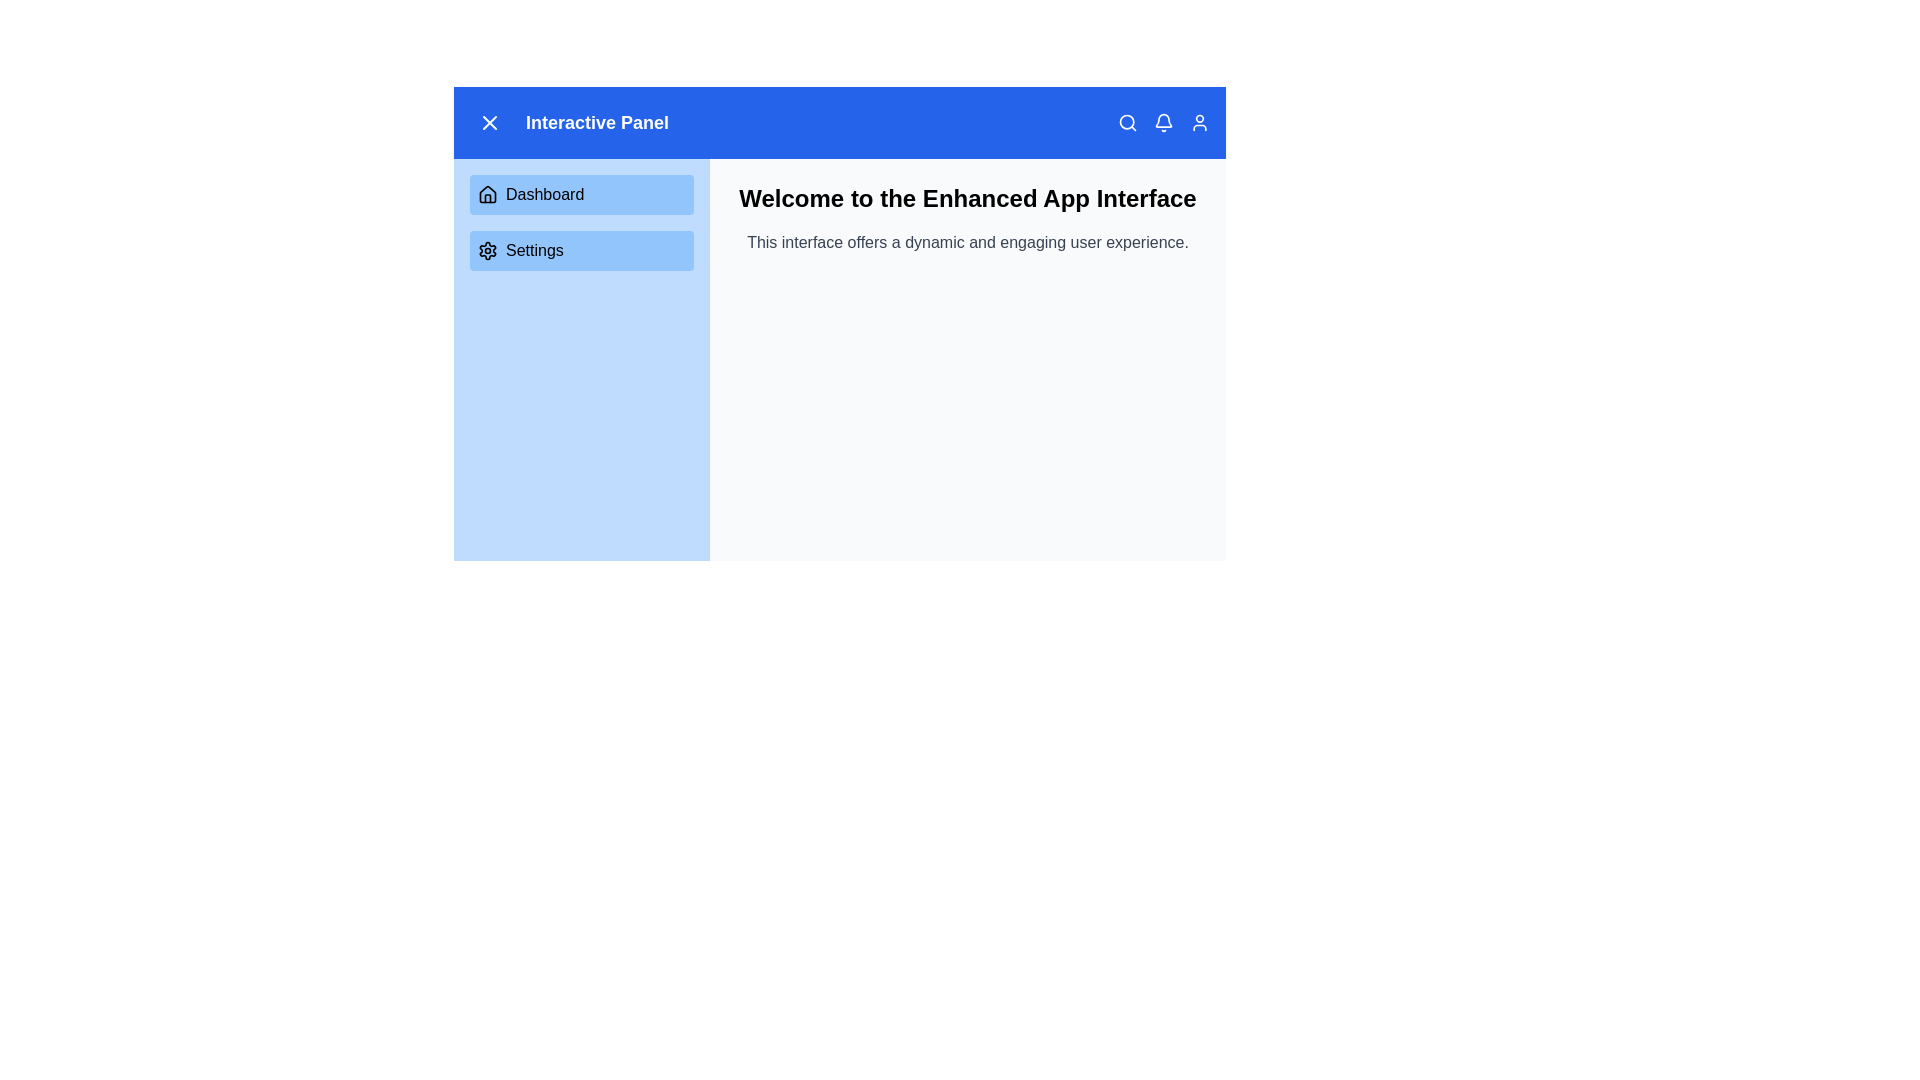 The height and width of the screenshot is (1080, 1920). I want to click on displayed message from the header text 'Welcome to the Enhanced App Interface', which is a large, bold text located in the top right section of the content area, so click(968, 199).